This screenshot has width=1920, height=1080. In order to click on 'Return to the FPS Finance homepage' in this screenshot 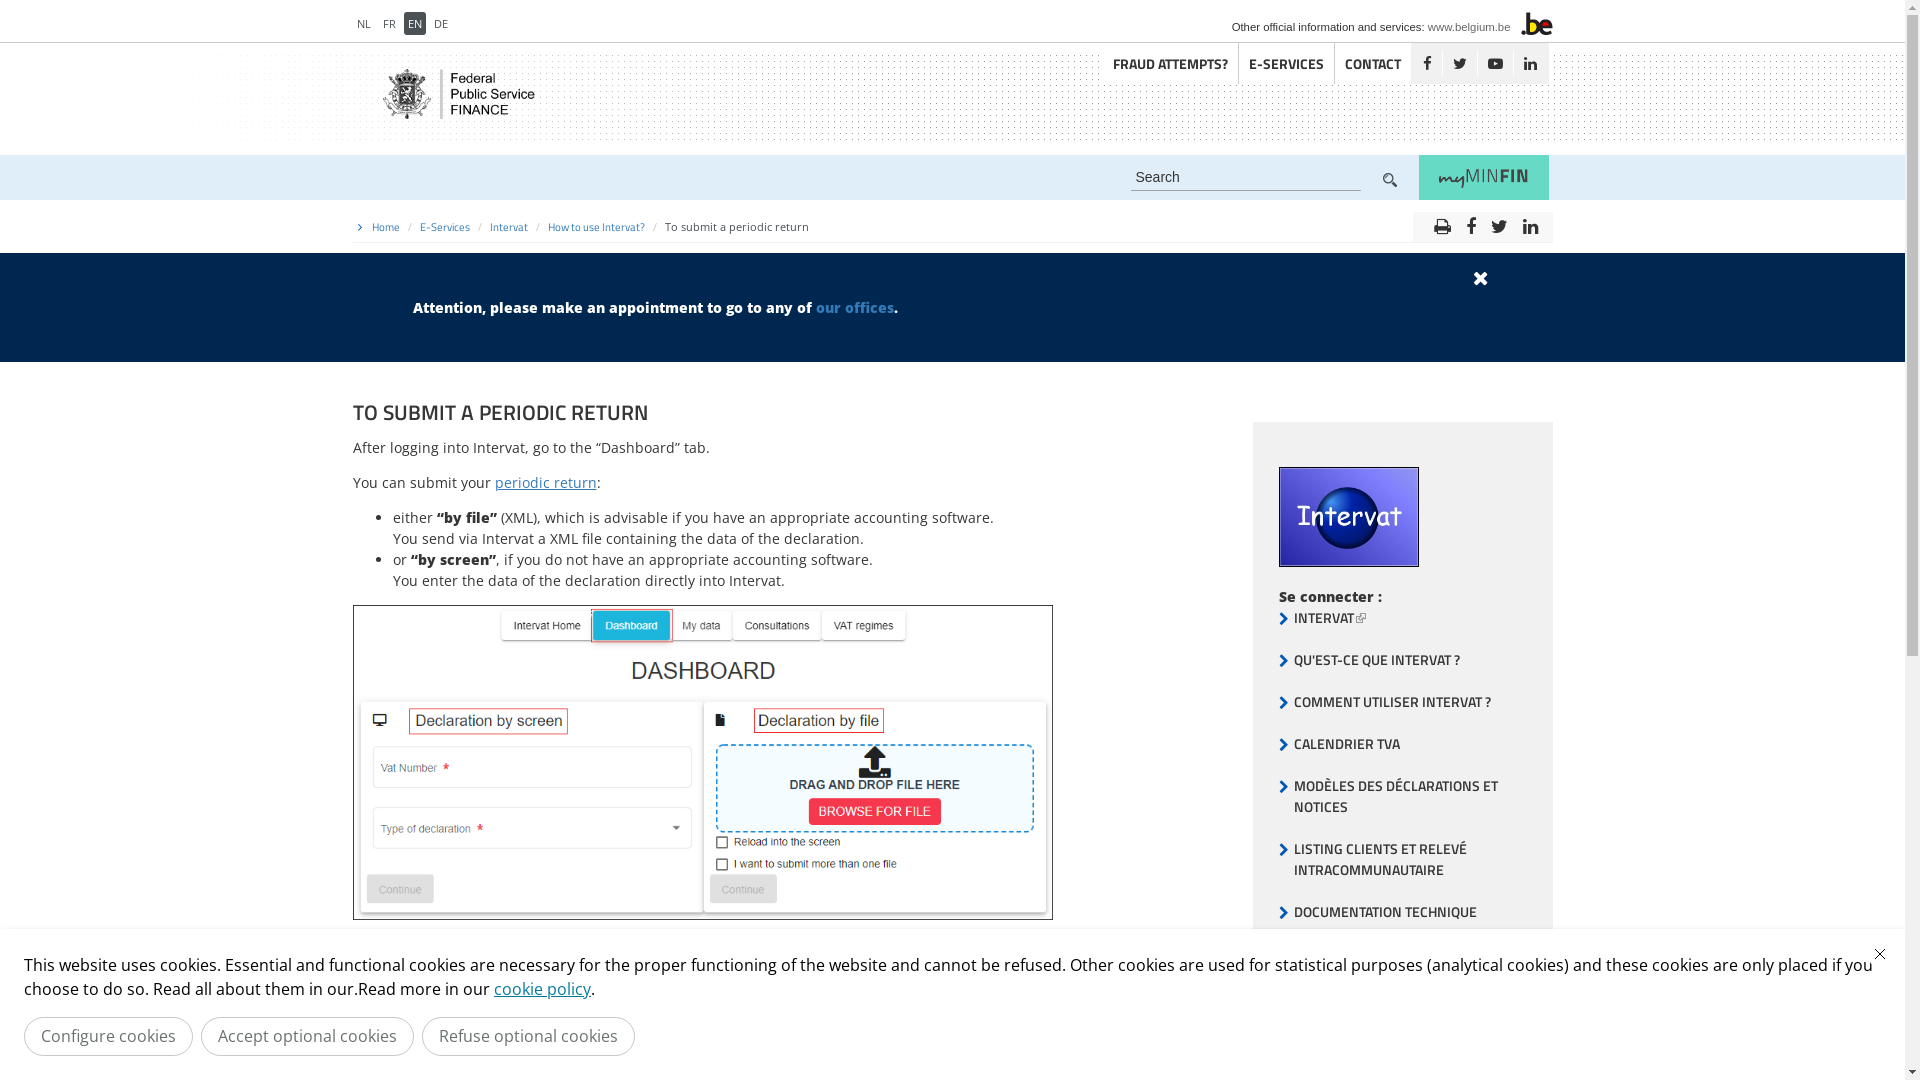, I will do `click(463, 93)`.